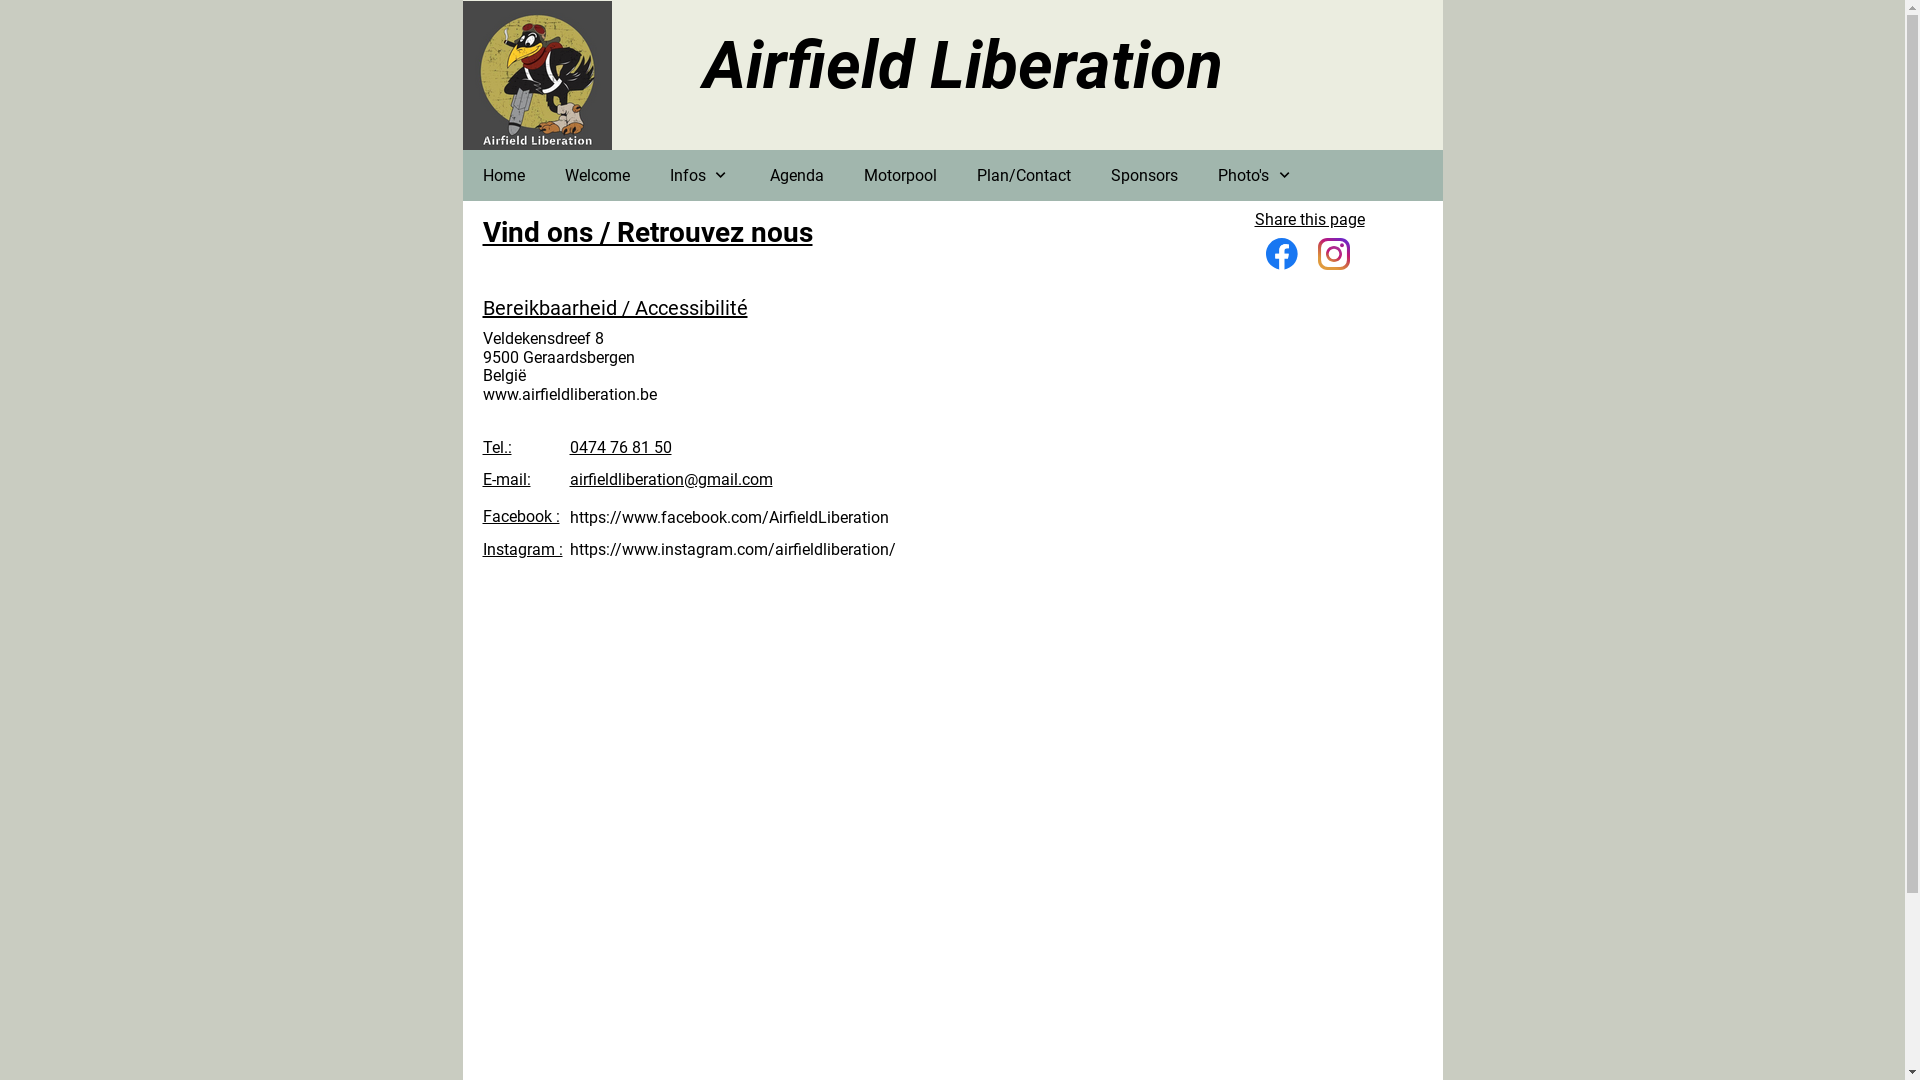 This screenshot has width=1920, height=1080. Describe the element at coordinates (1144, 174) in the screenshot. I see `'Sponsors'` at that location.